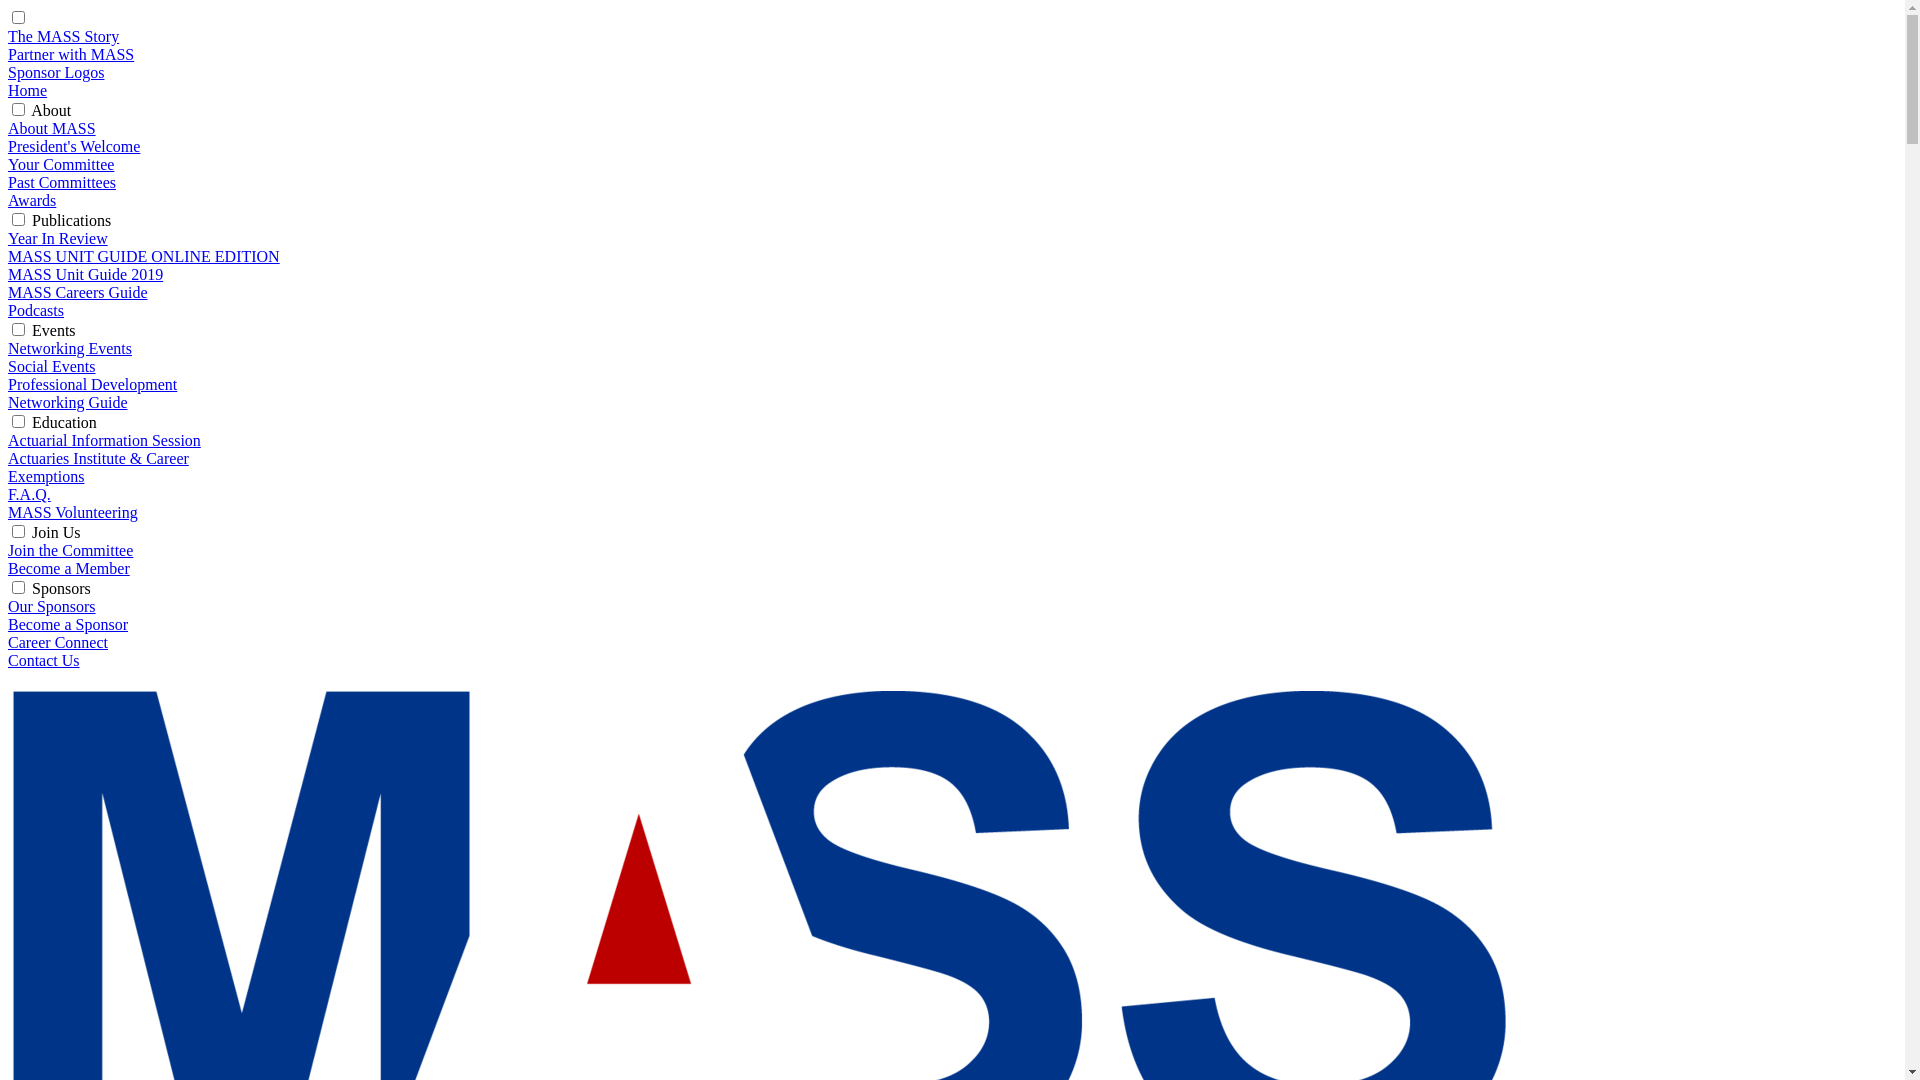  Describe the element at coordinates (46, 476) in the screenshot. I see `'Exemptions'` at that location.